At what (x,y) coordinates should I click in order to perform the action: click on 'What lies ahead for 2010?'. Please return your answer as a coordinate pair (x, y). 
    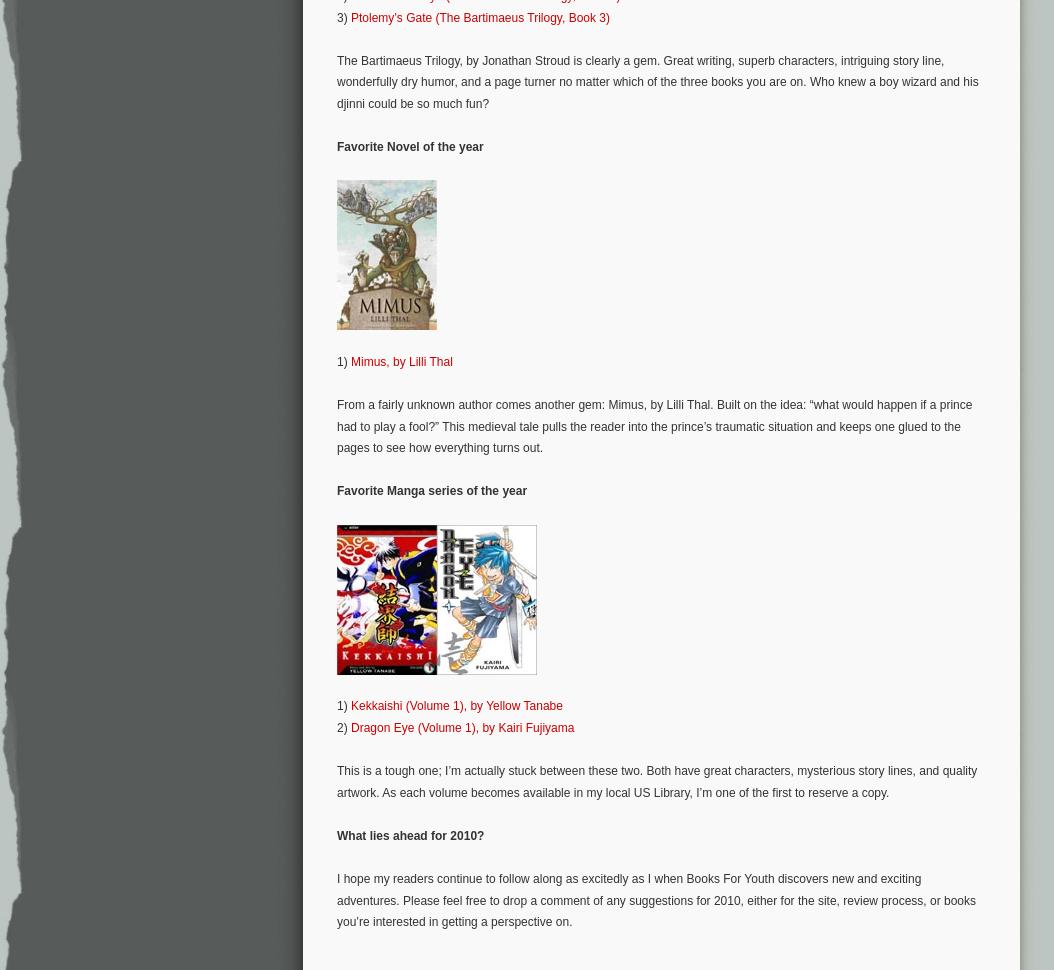
    Looking at the image, I should click on (336, 833).